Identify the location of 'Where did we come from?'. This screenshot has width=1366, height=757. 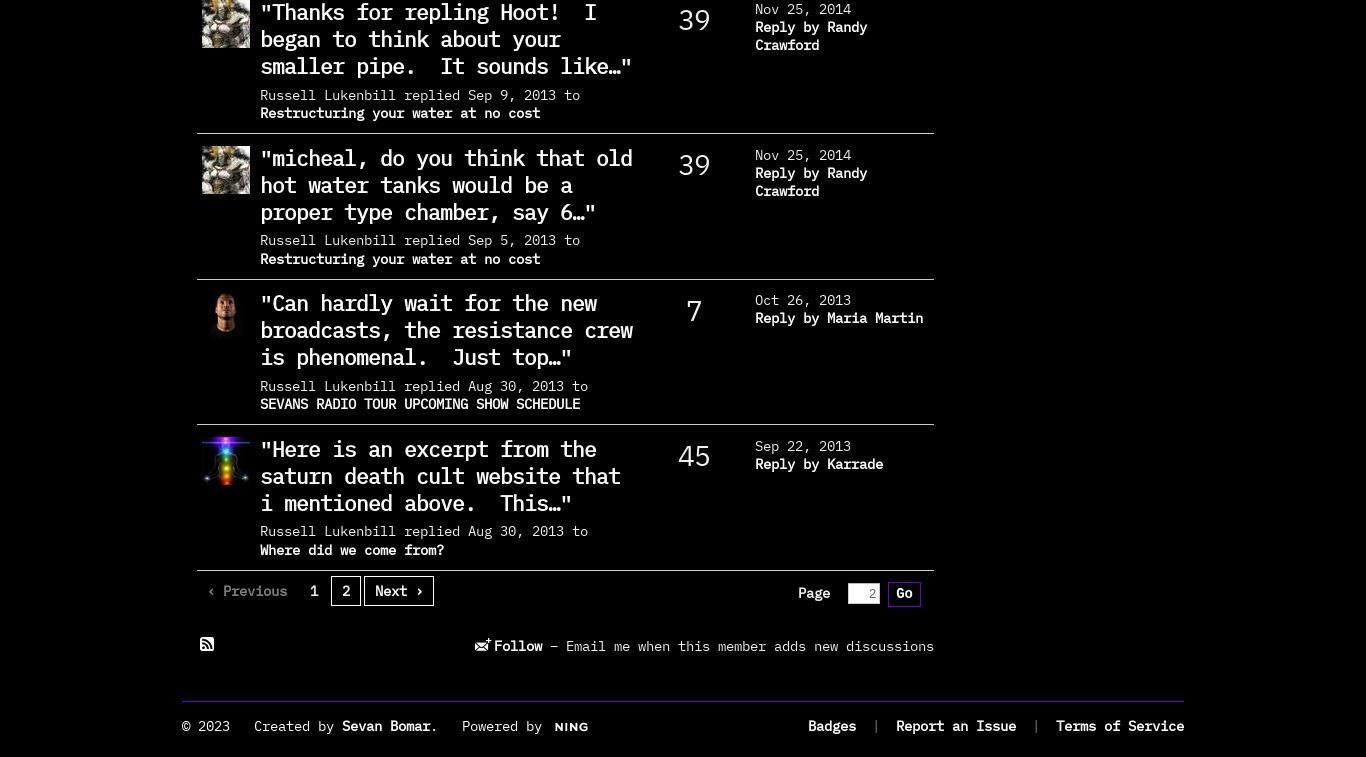
(351, 548).